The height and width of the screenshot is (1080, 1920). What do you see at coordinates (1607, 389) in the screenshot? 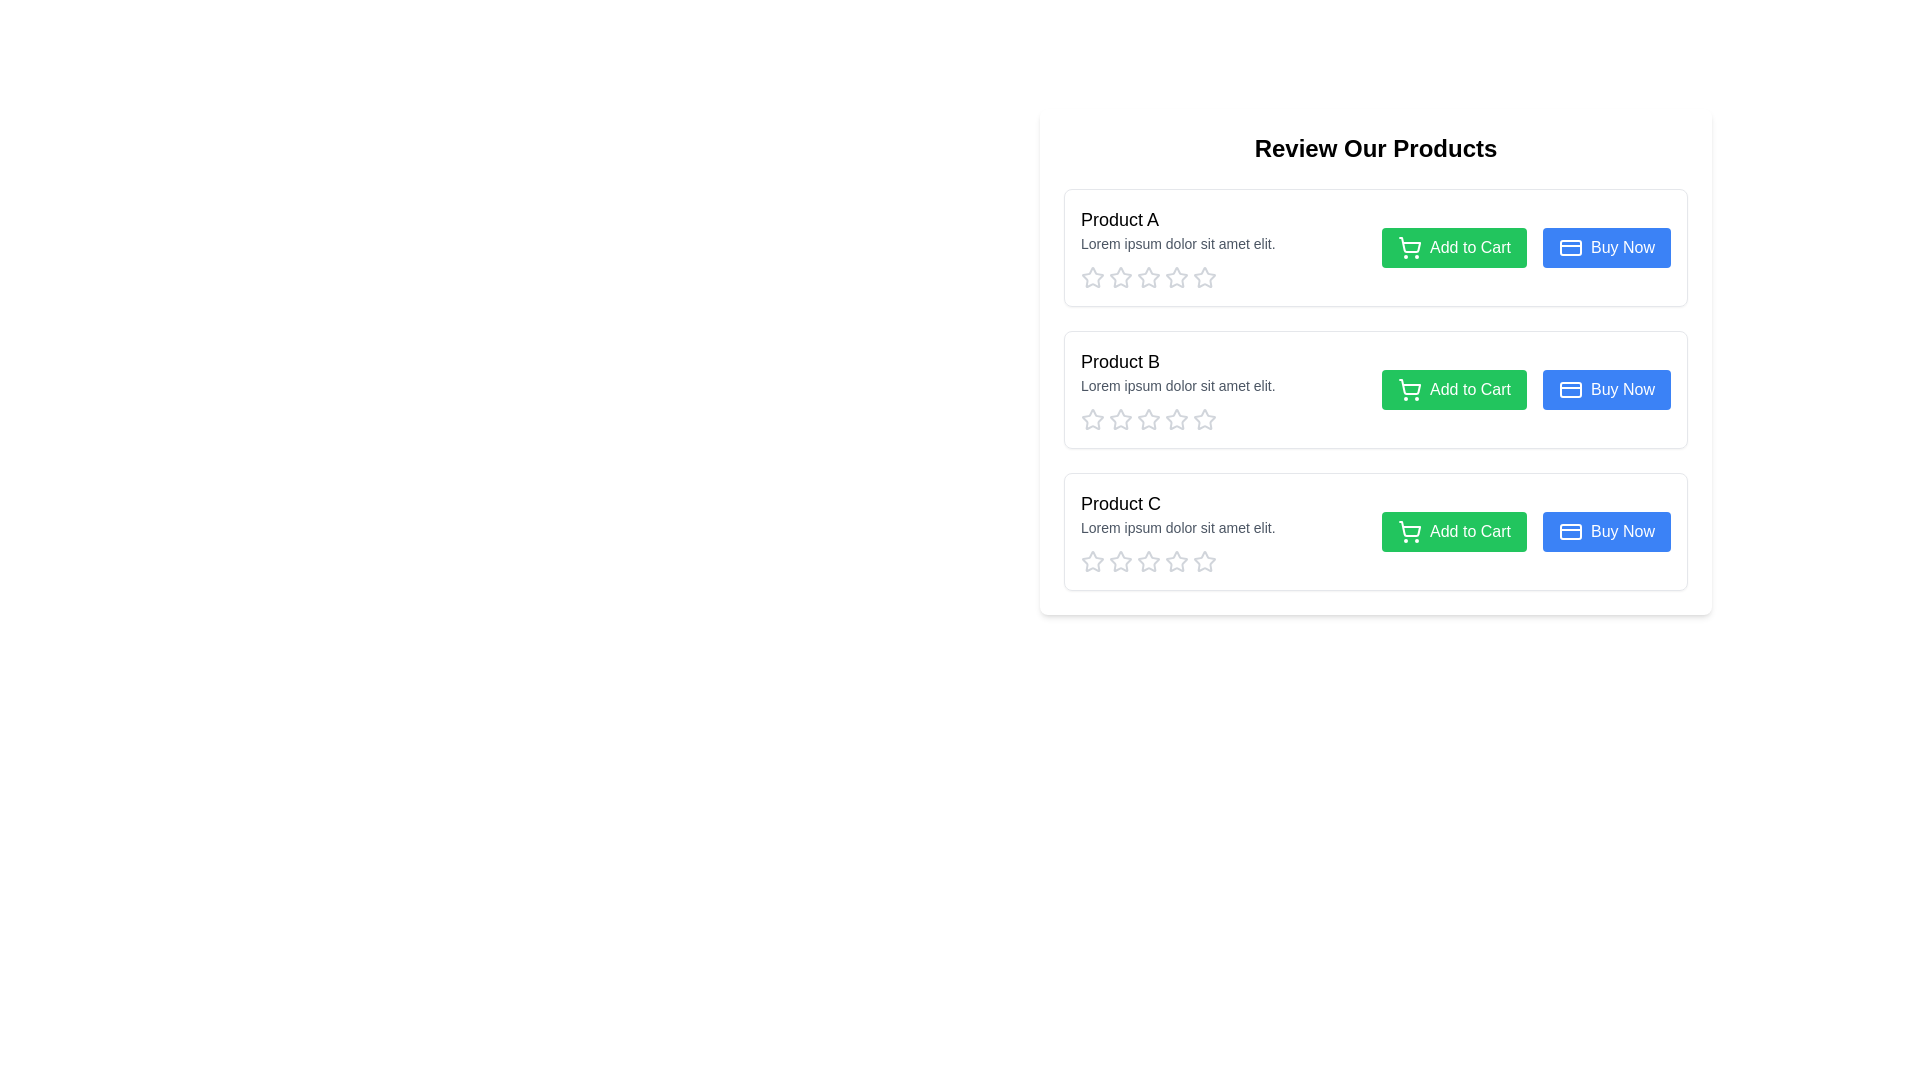
I see `the purchase button located to the right of the 'Add to Cart' button` at bounding box center [1607, 389].